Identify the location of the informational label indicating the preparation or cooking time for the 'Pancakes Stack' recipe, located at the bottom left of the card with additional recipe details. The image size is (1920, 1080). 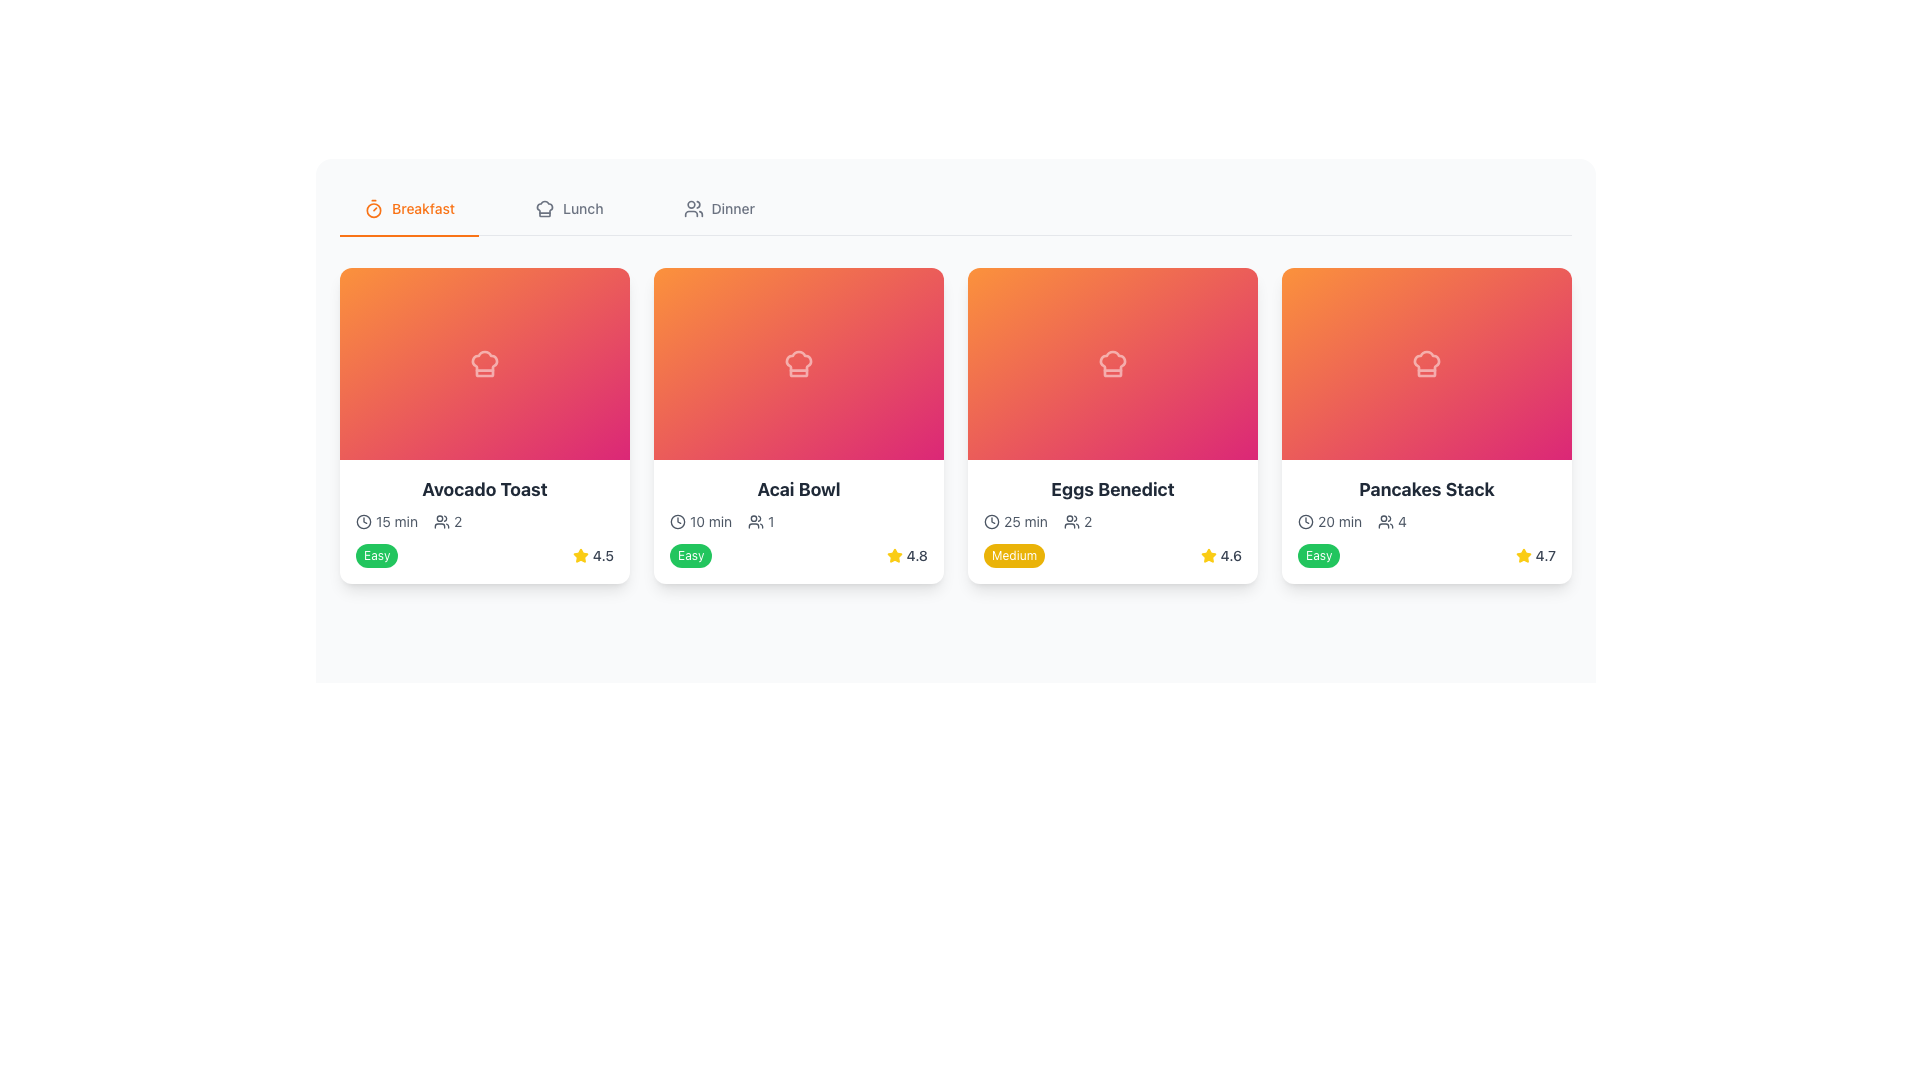
(1329, 520).